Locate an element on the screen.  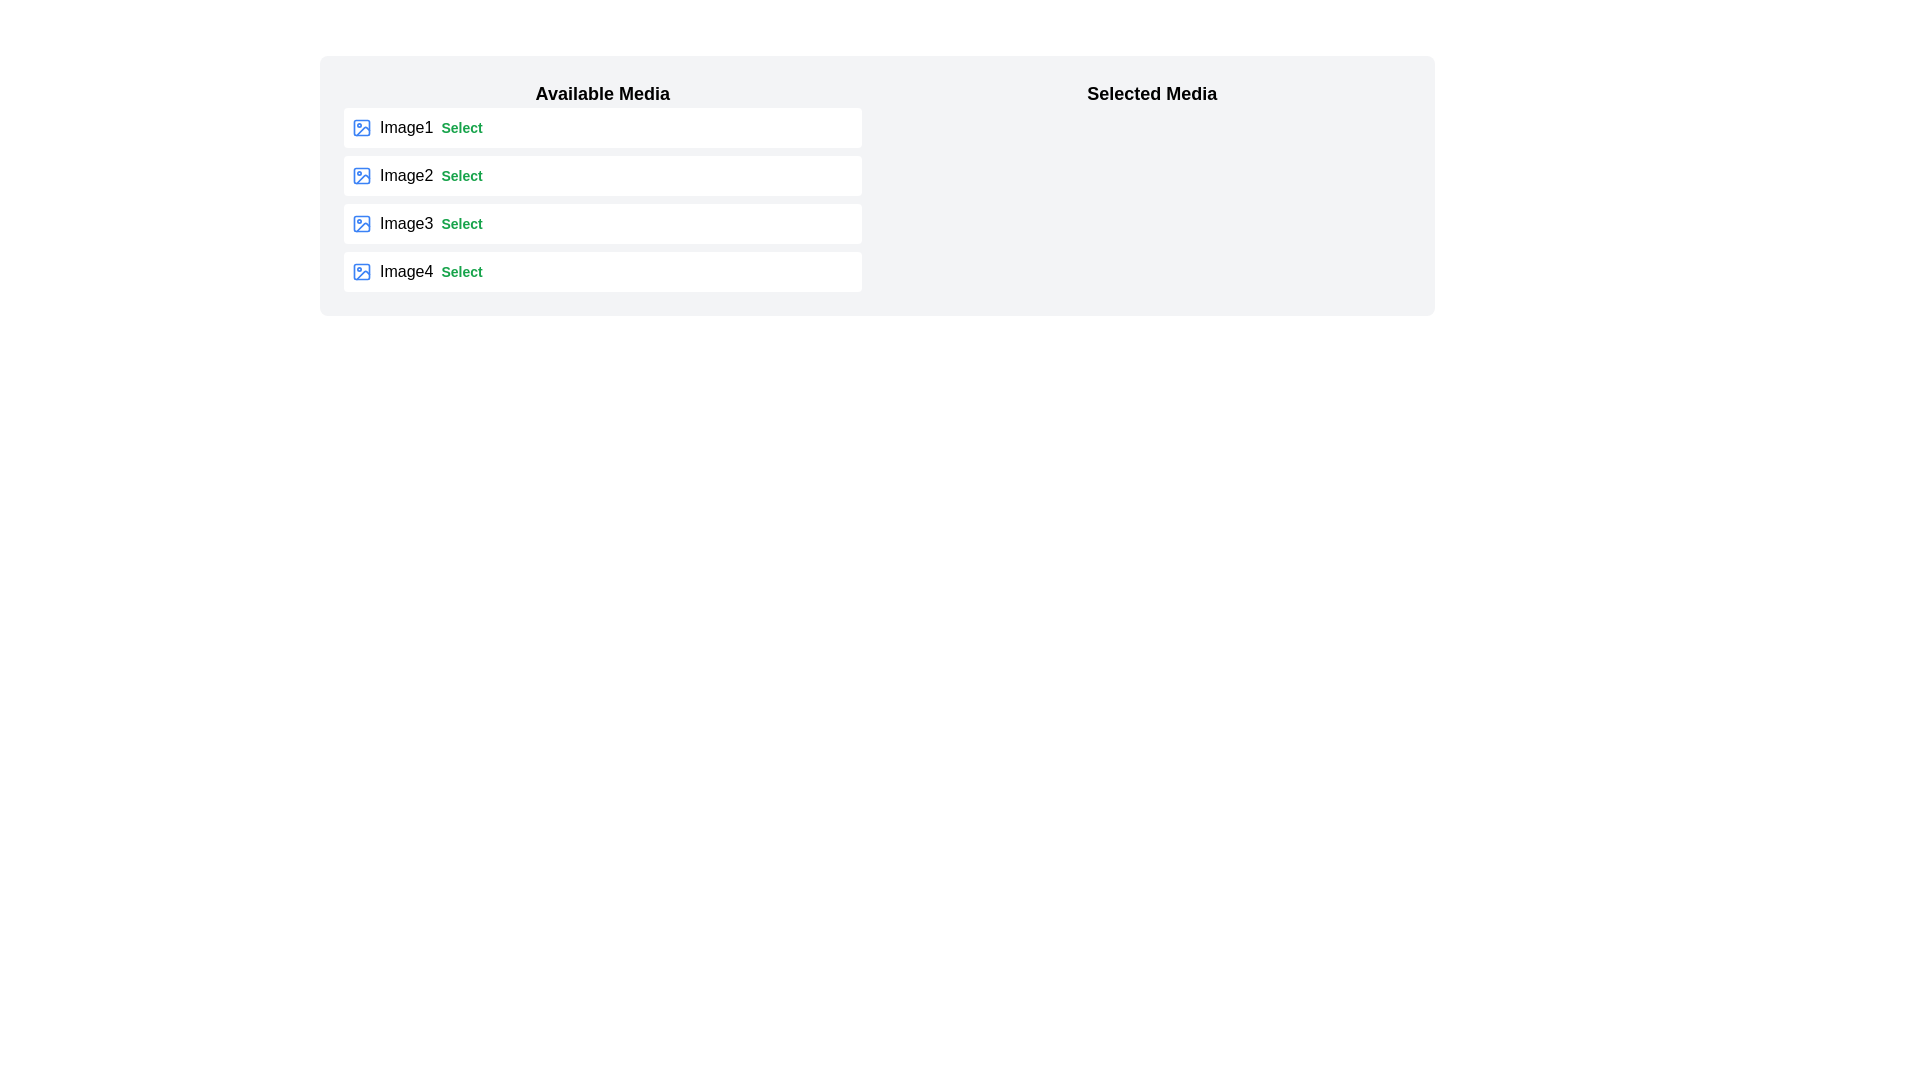
the light blue rounded square shape that serves as the background for the image icon in the 'Image2 Select' row under the 'Available Media' column is located at coordinates (361, 175).